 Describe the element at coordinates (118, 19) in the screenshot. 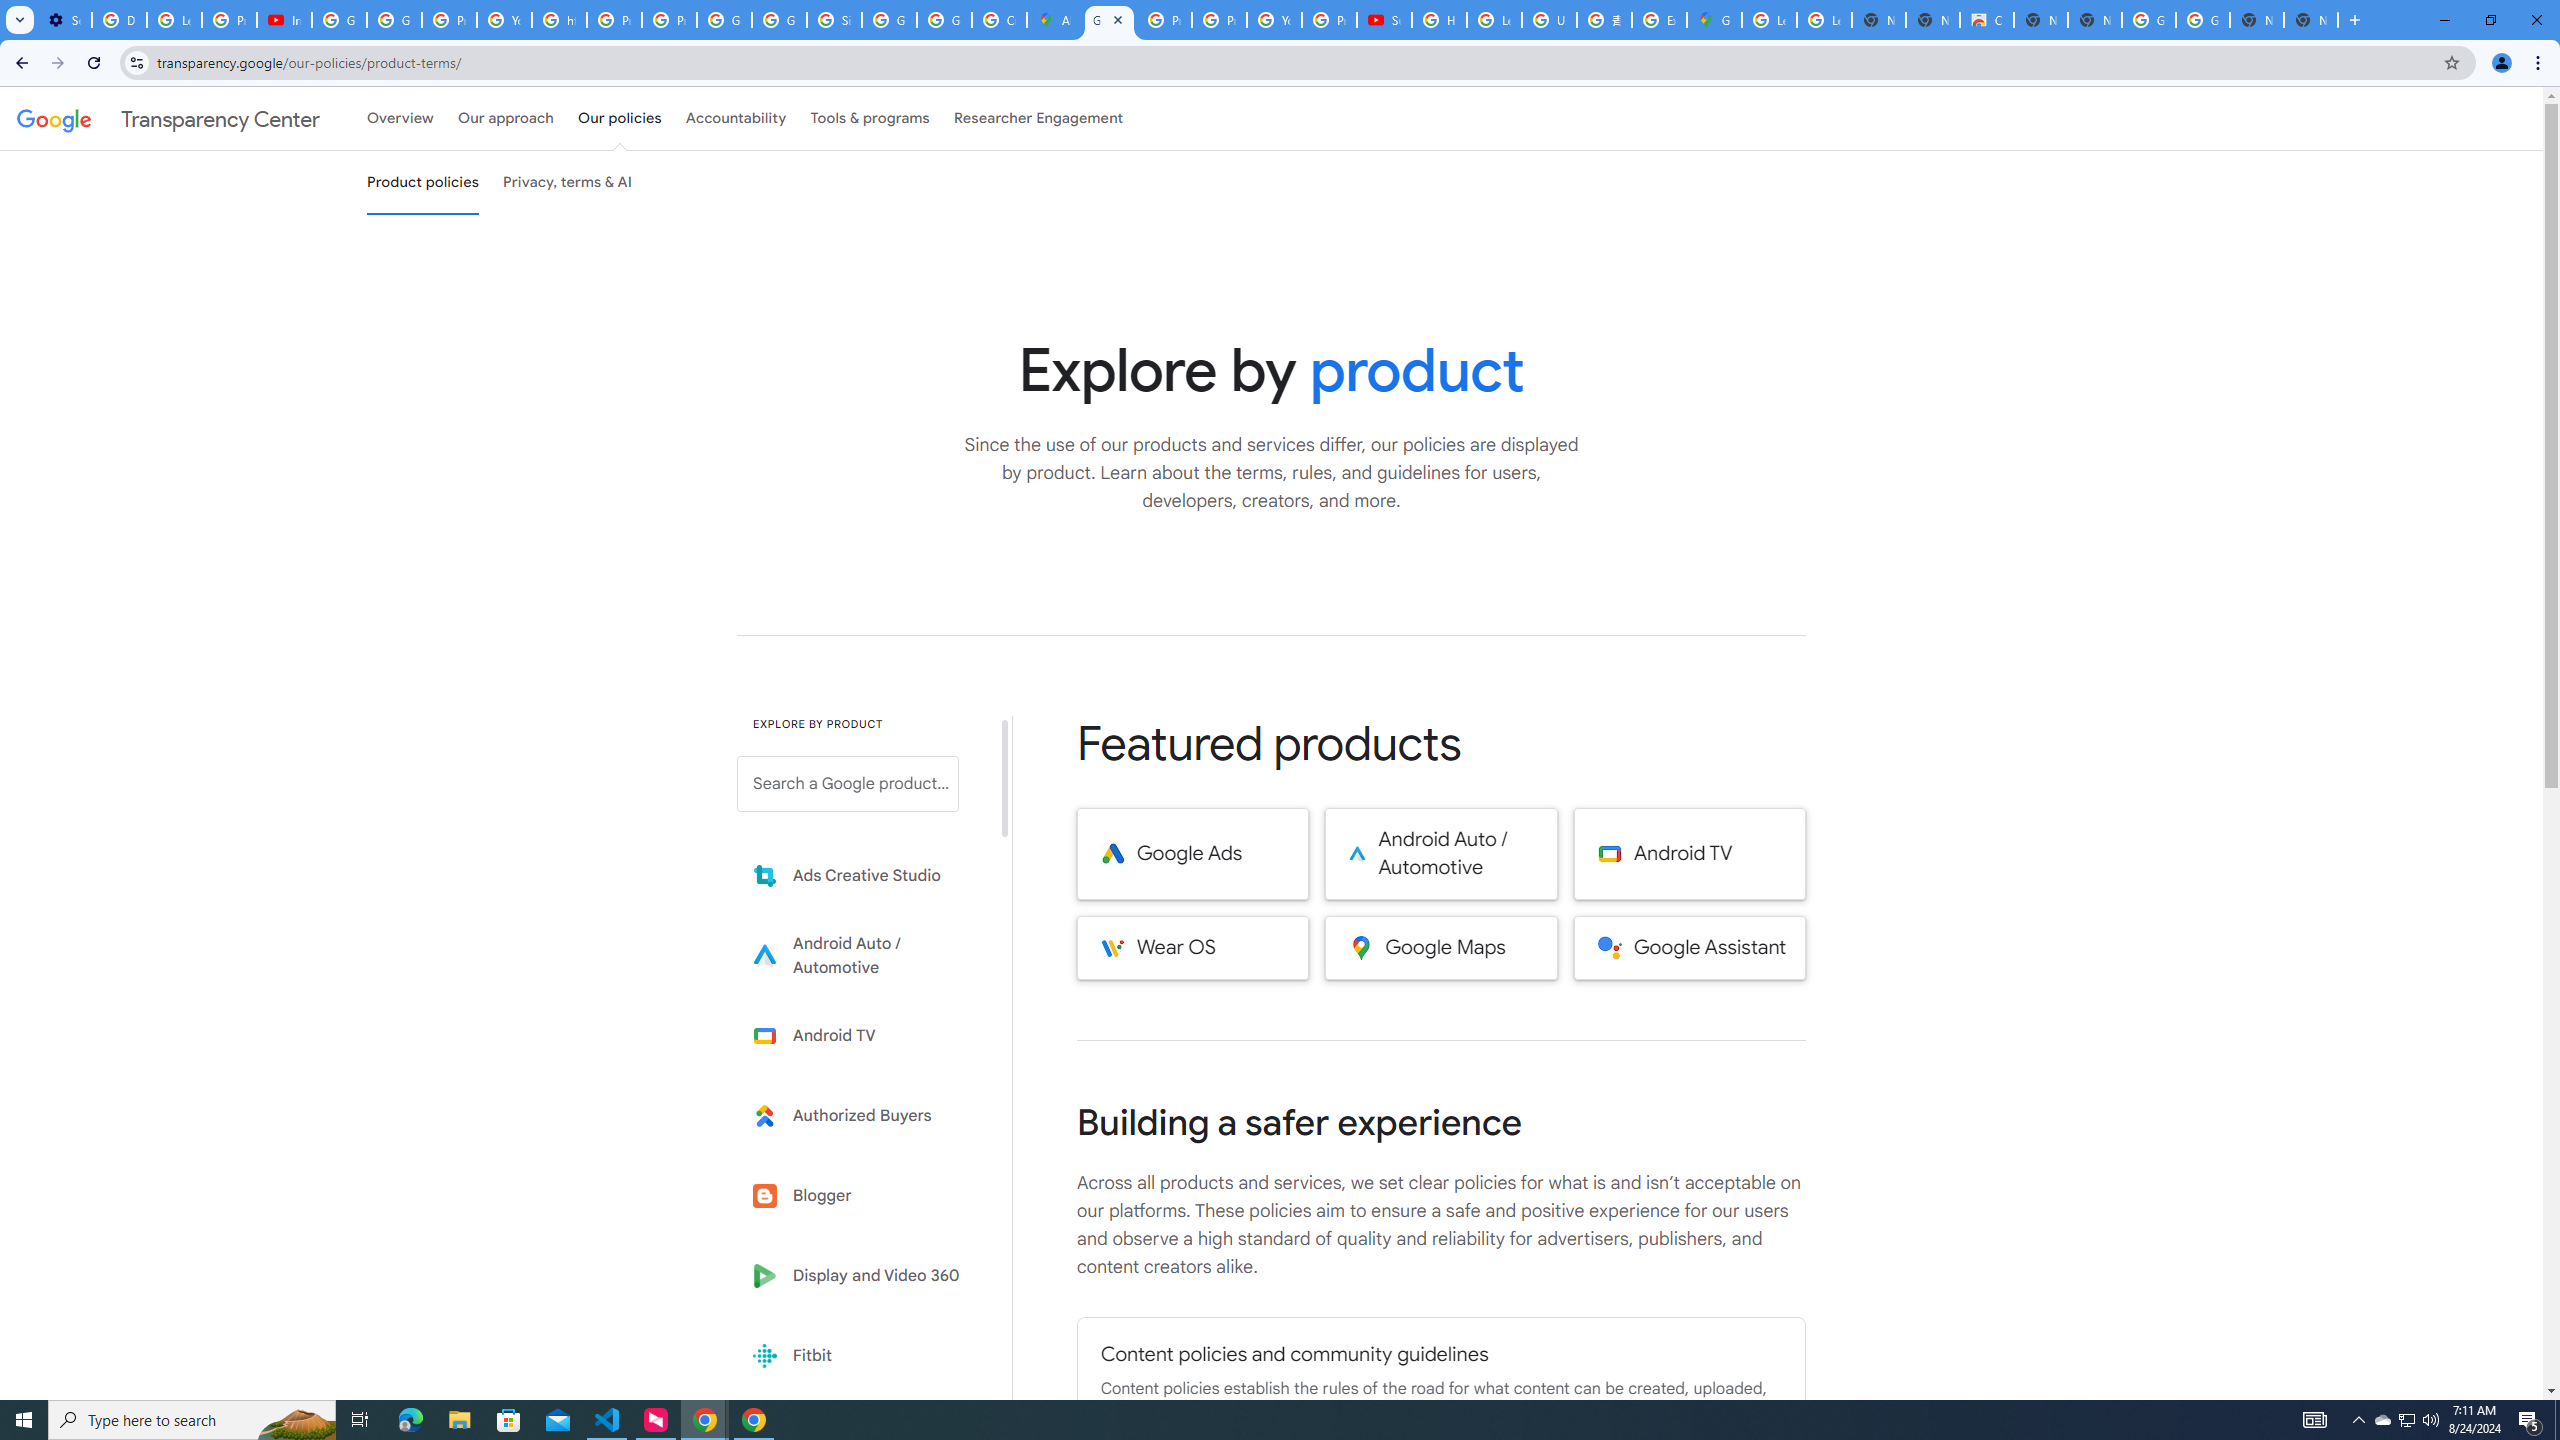

I see `'Delete photos & videos - Computer - Google Photos Help'` at that location.